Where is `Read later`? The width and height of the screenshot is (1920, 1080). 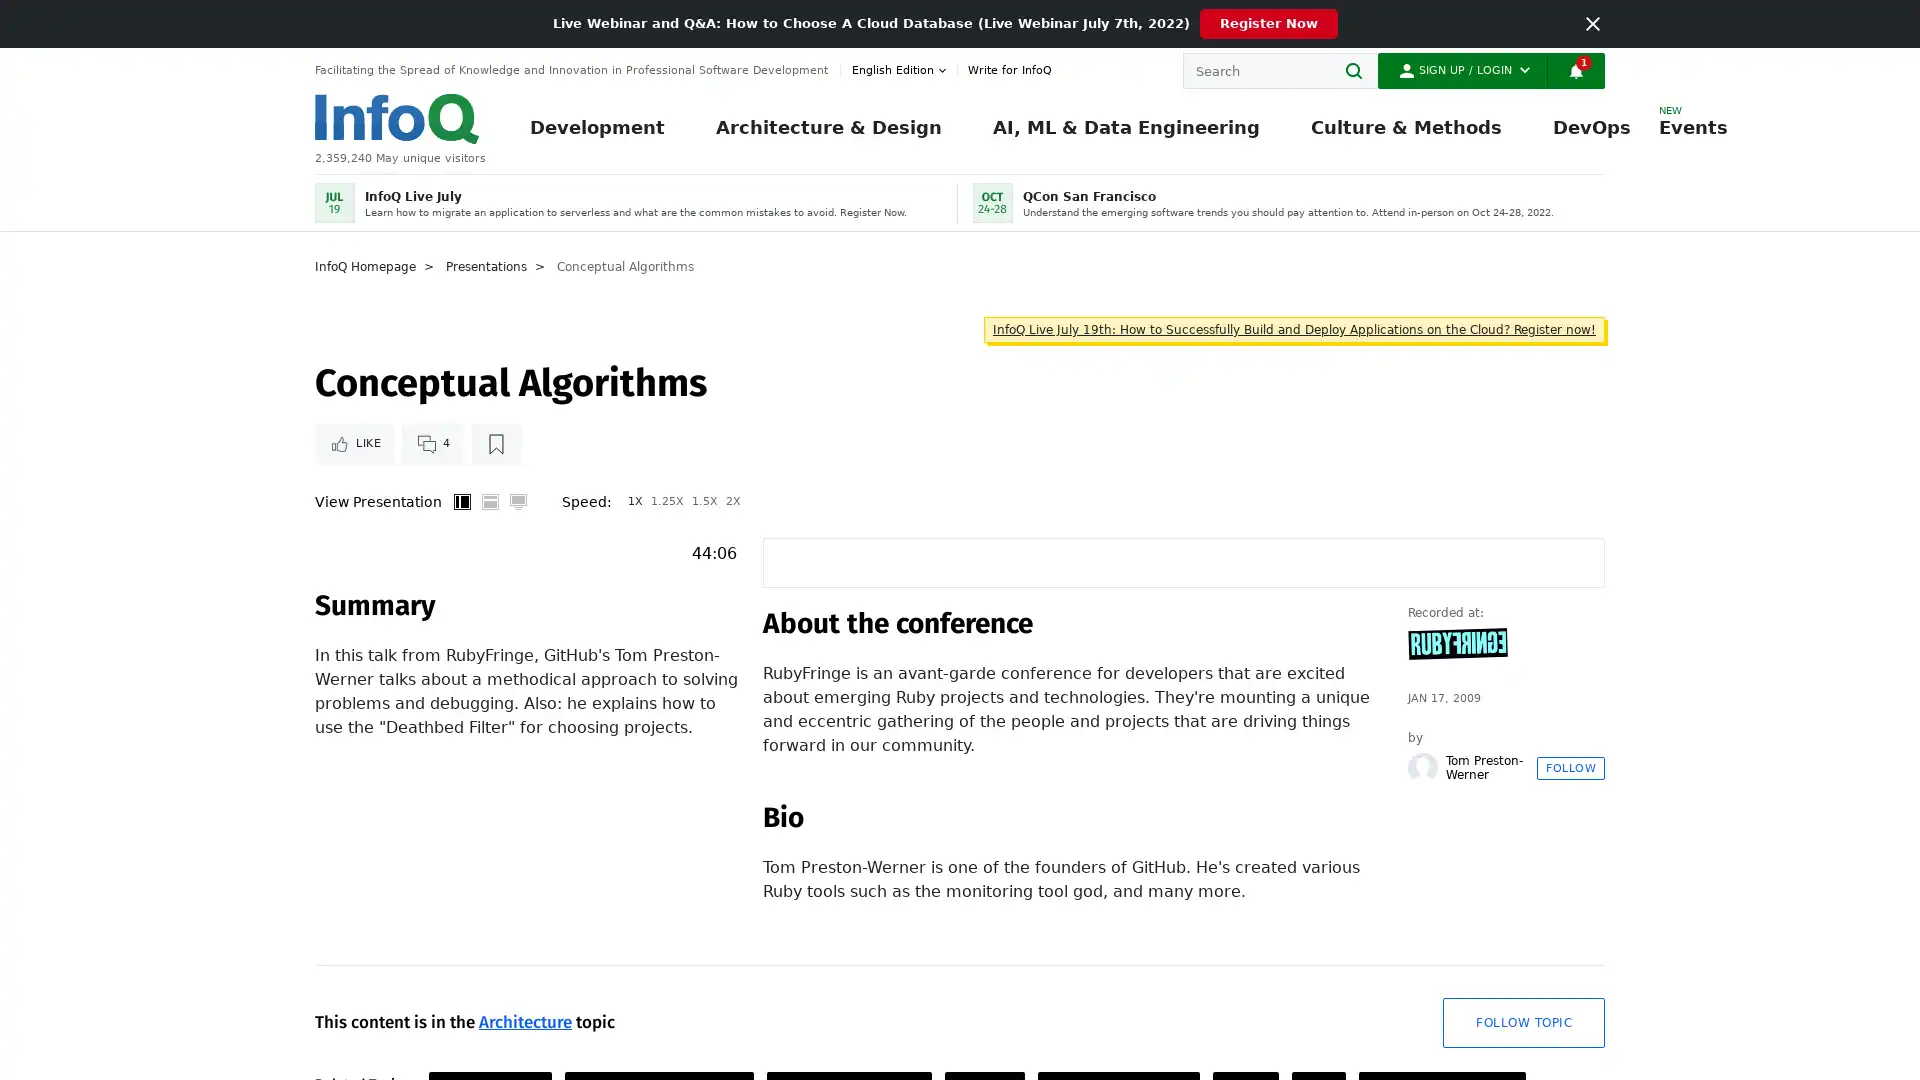
Read later is located at coordinates (495, 500).